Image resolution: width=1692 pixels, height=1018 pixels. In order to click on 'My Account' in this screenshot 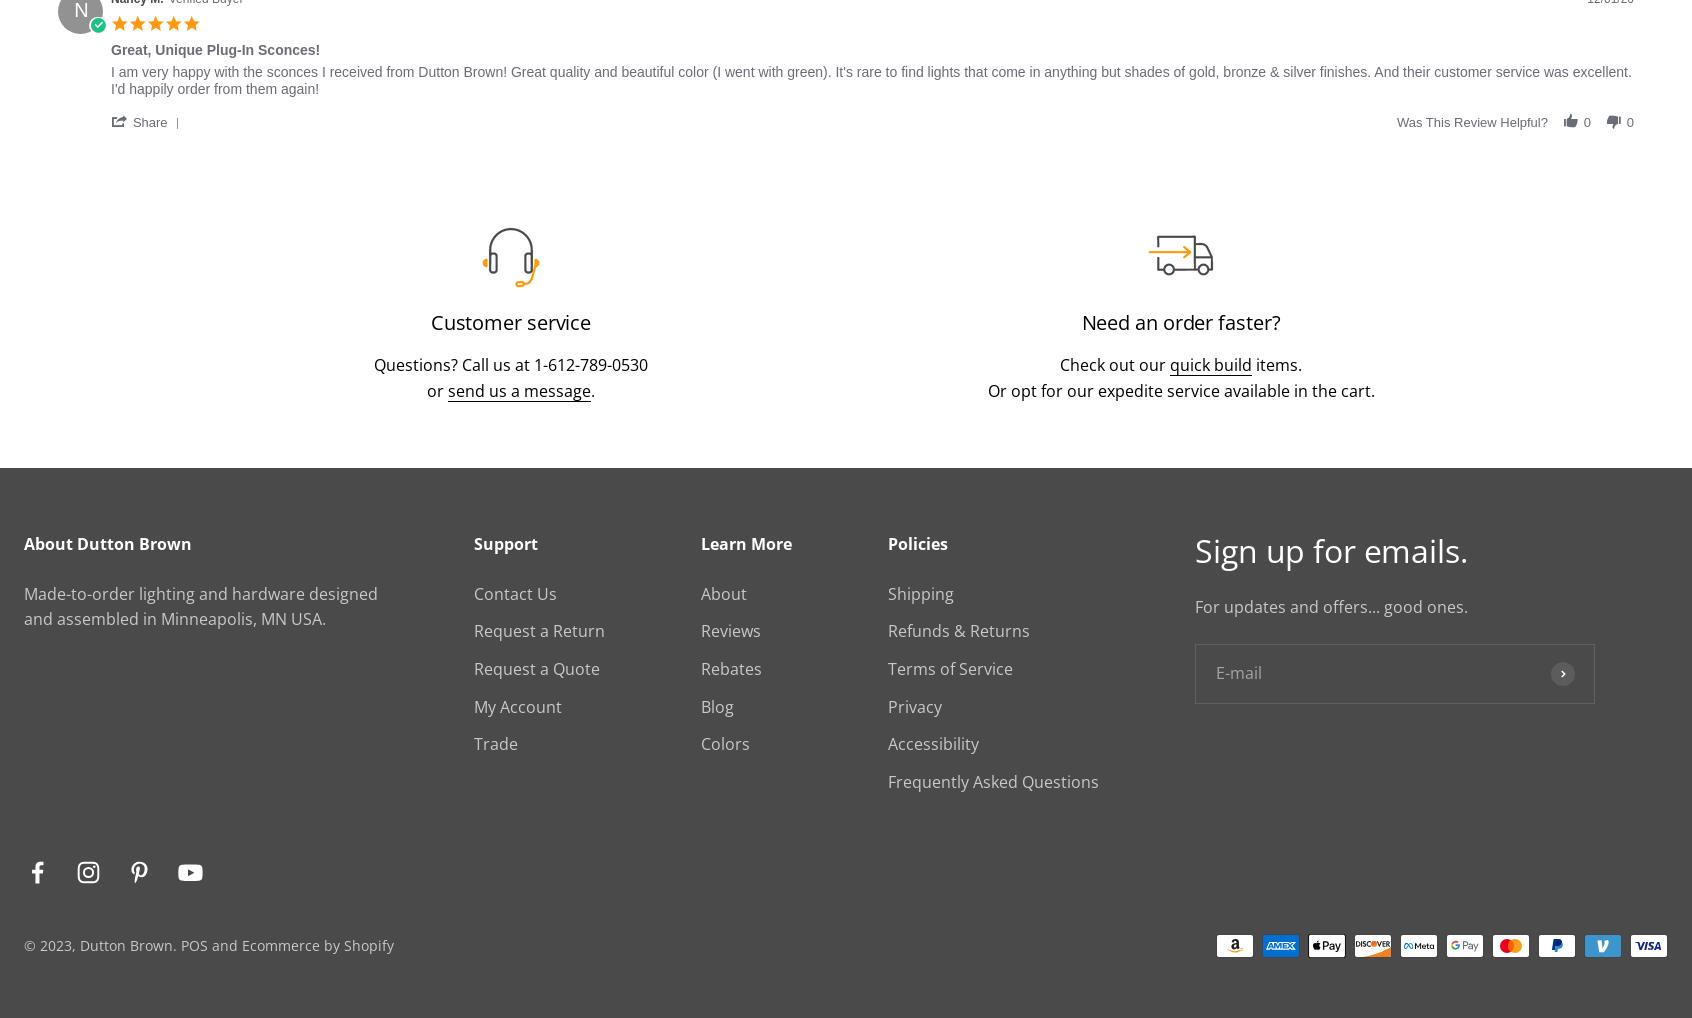, I will do `click(472, 705)`.